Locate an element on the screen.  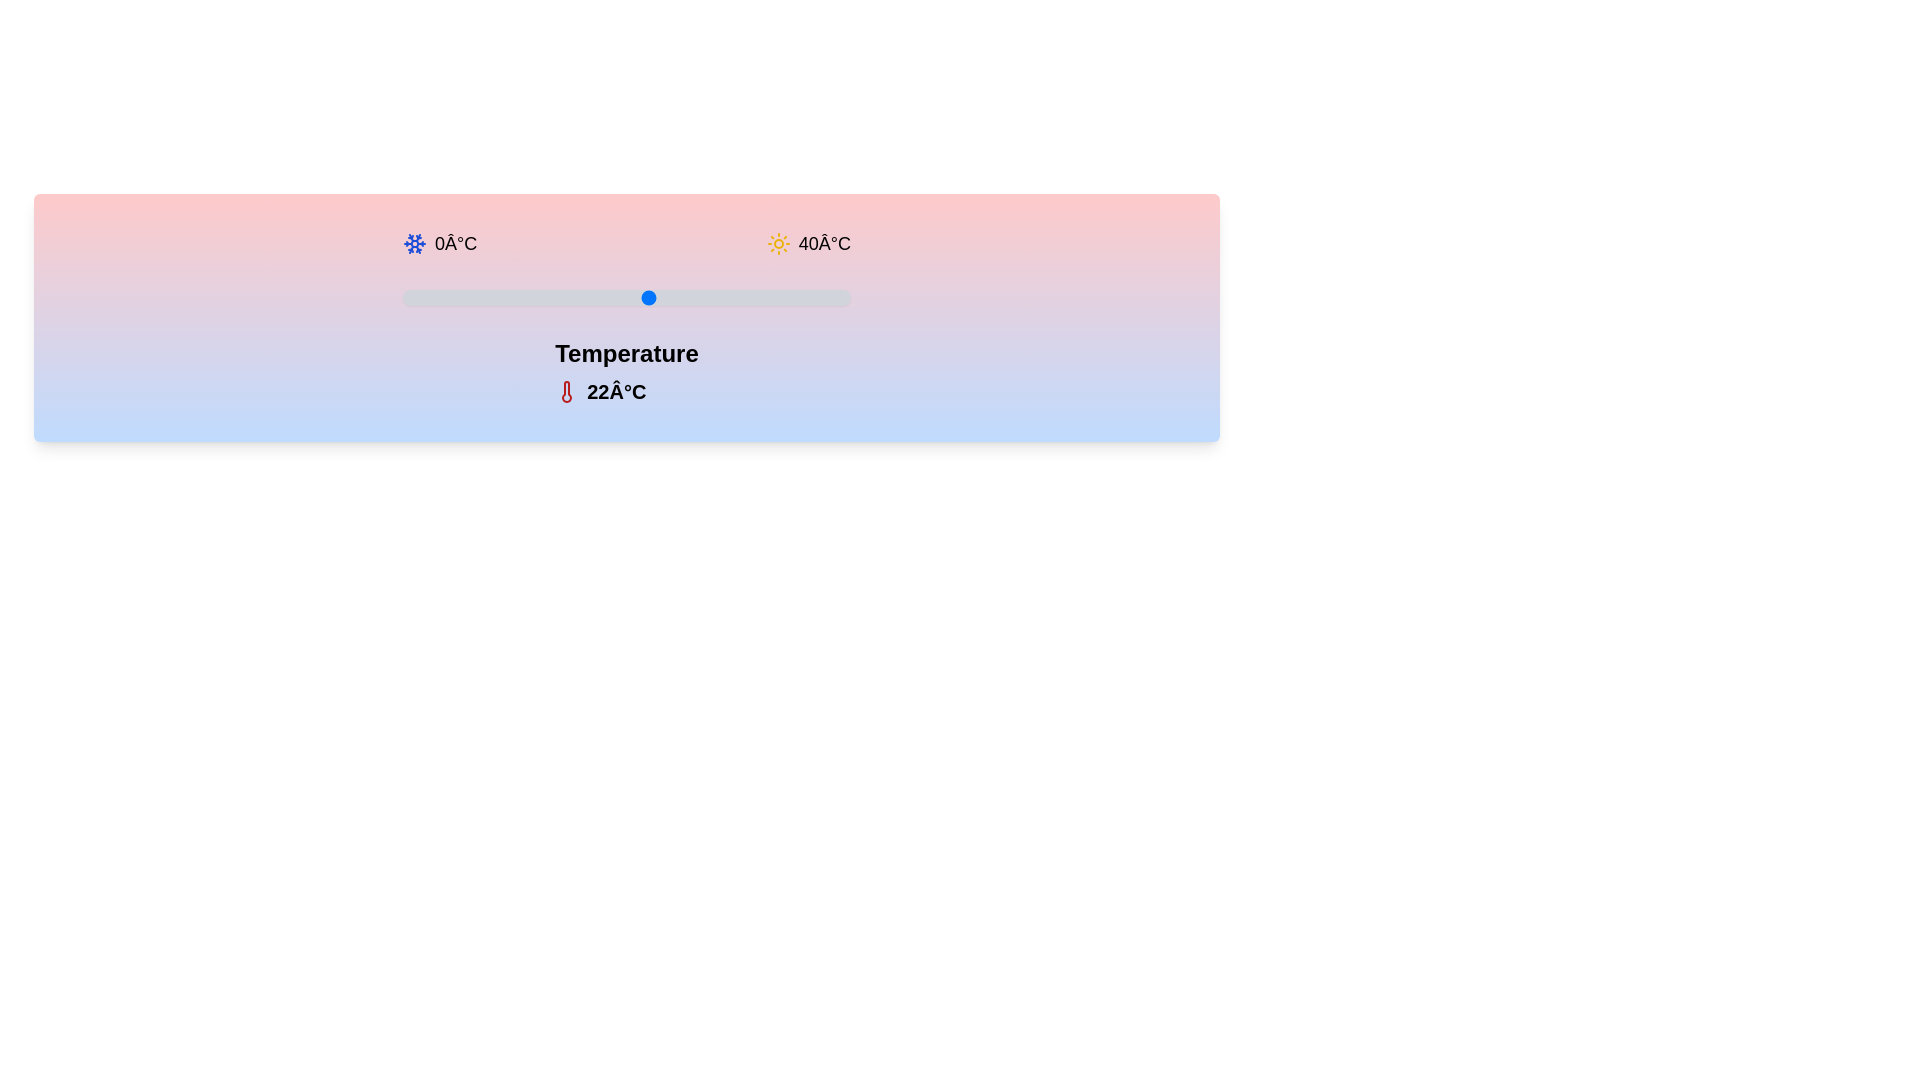
the slider to set the temperature to 22°C is located at coordinates (649, 297).